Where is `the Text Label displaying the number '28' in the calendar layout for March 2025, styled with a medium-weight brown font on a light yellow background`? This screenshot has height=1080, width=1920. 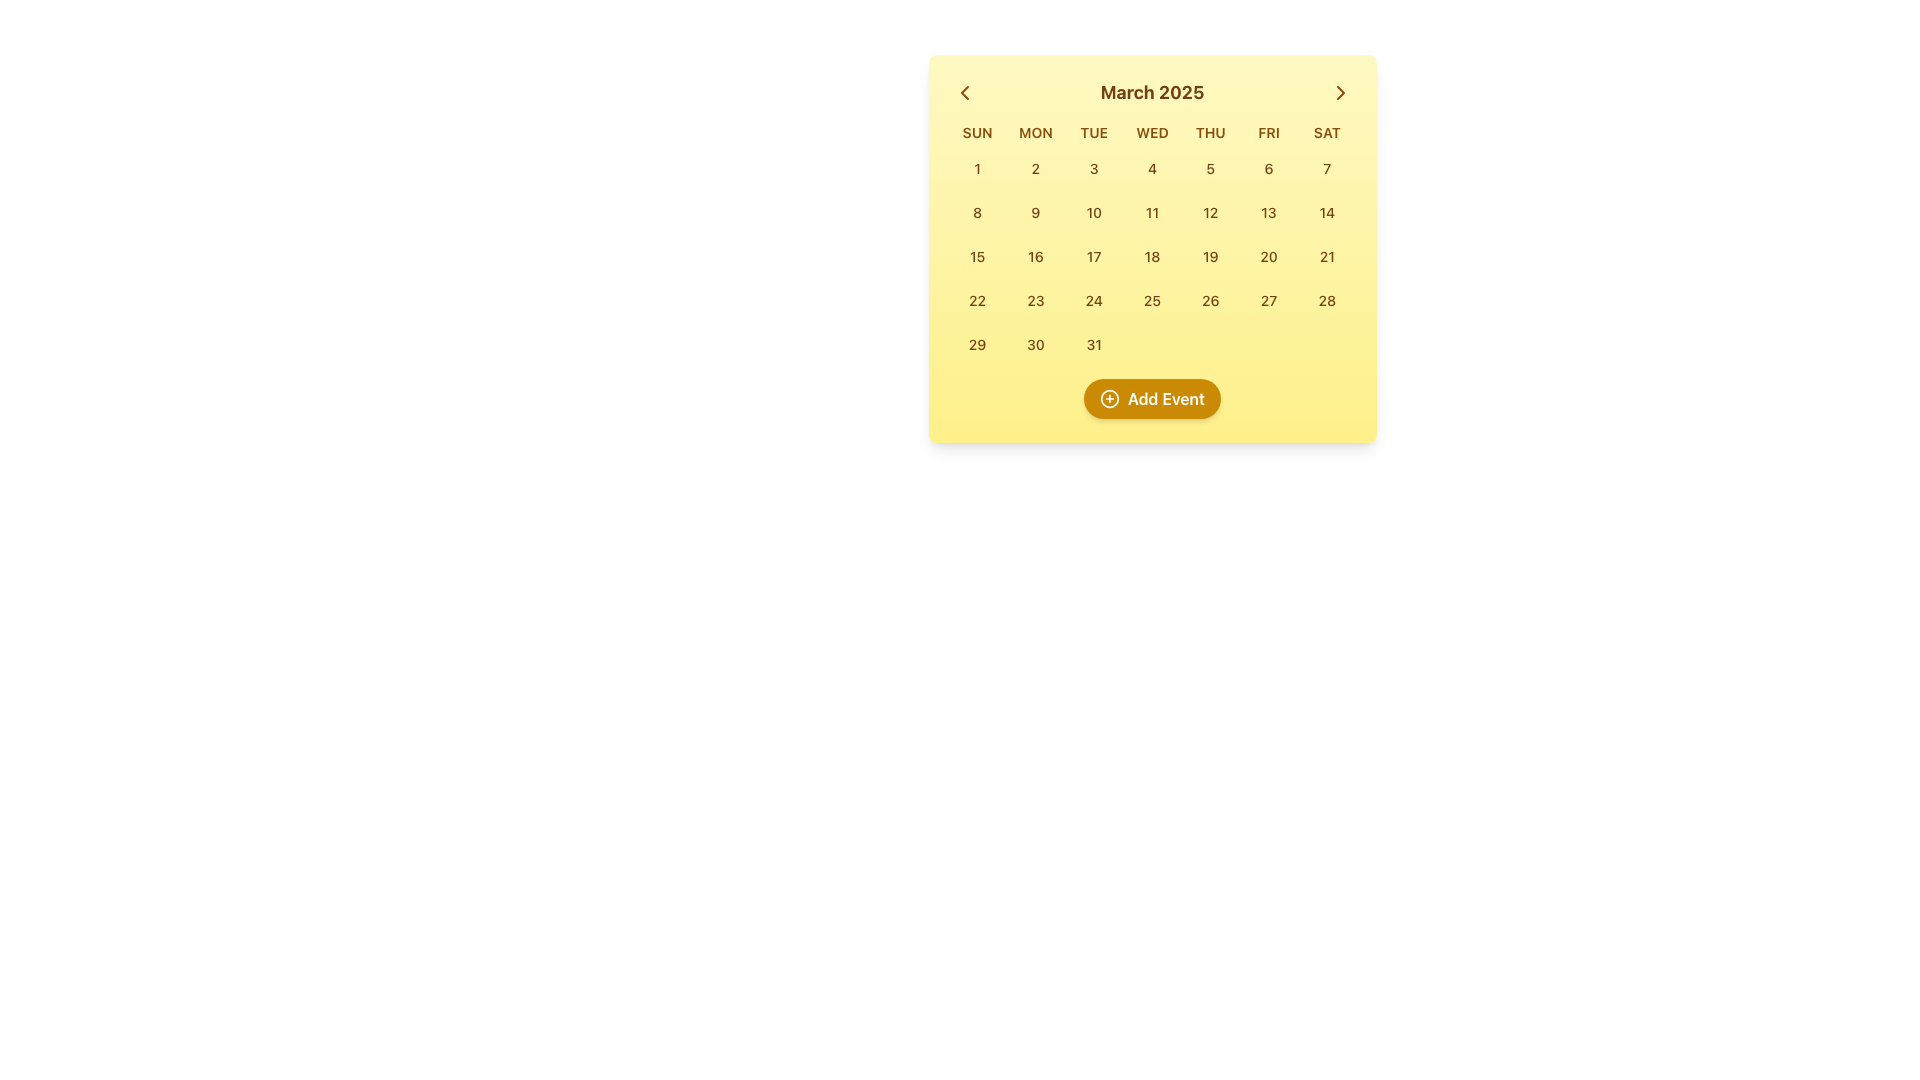
the Text Label displaying the number '28' in the calendar layout for March 2025, styled with a medium-weight brown font on a light yellow background is located at coordinates (1327, 300).